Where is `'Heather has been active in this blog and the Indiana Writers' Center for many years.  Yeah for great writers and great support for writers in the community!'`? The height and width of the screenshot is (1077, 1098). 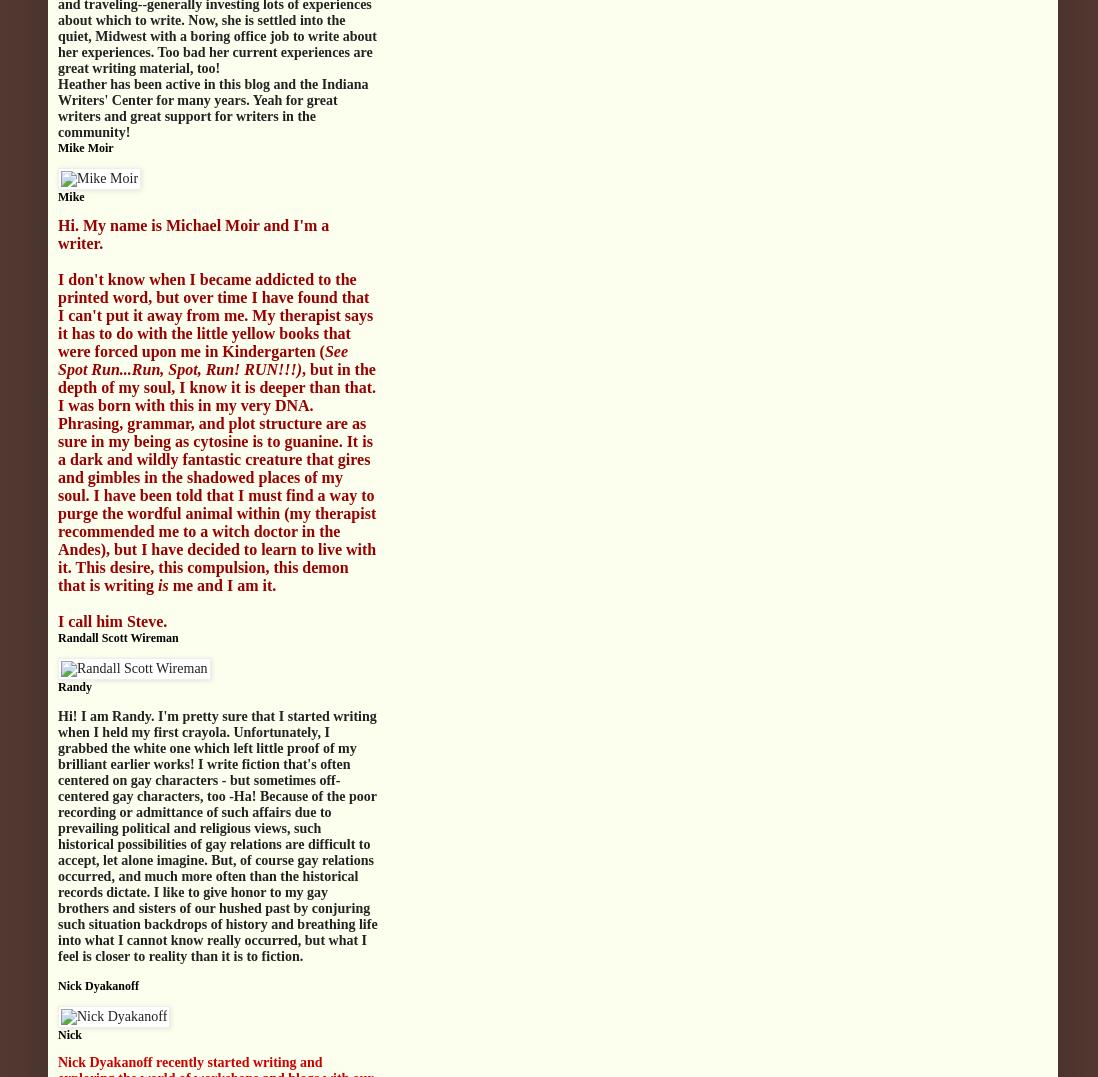
'Heather has been active in this blog and the Indiana Writers' Center for many years.  Yeah for great writers and great support for writers in the community!' is located at coordinates (212, 106).